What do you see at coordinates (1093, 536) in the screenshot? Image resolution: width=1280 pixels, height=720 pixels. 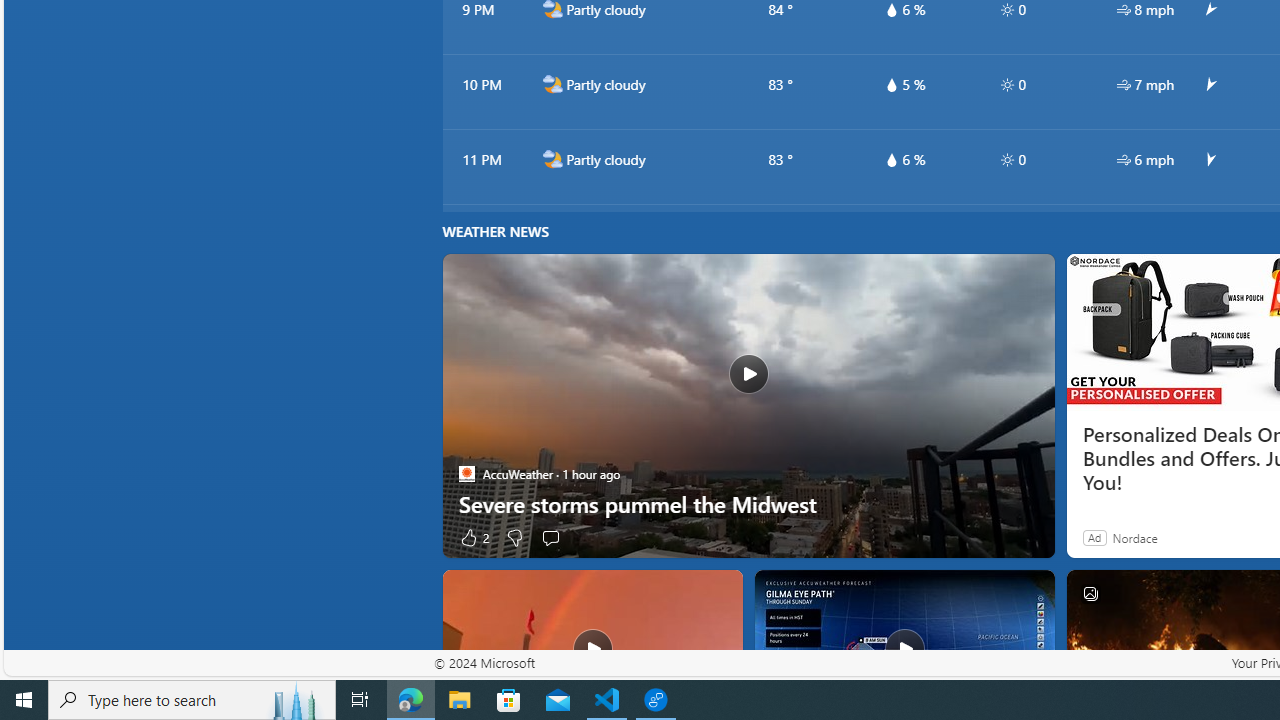 I see `'Ad'` at bounding box center [1093, 536].